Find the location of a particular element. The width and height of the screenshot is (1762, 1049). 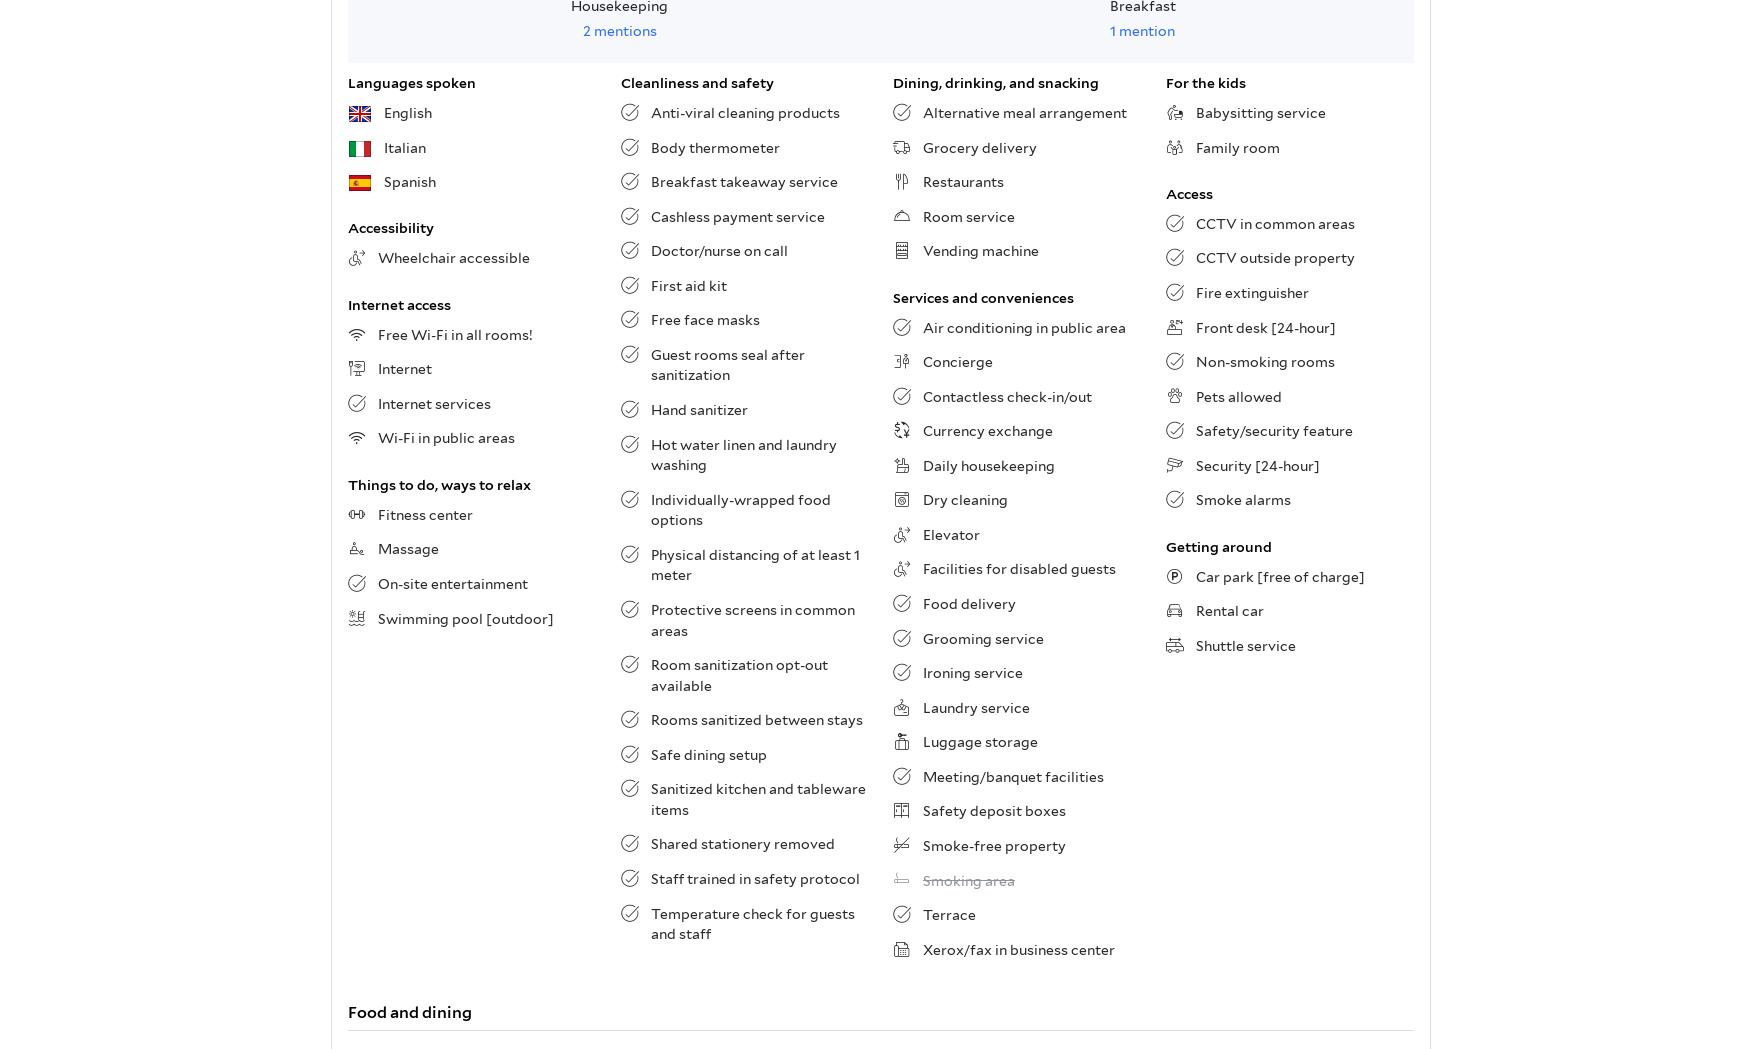

'Anti-viral cleaning products' is located at coordinates (743, 111).